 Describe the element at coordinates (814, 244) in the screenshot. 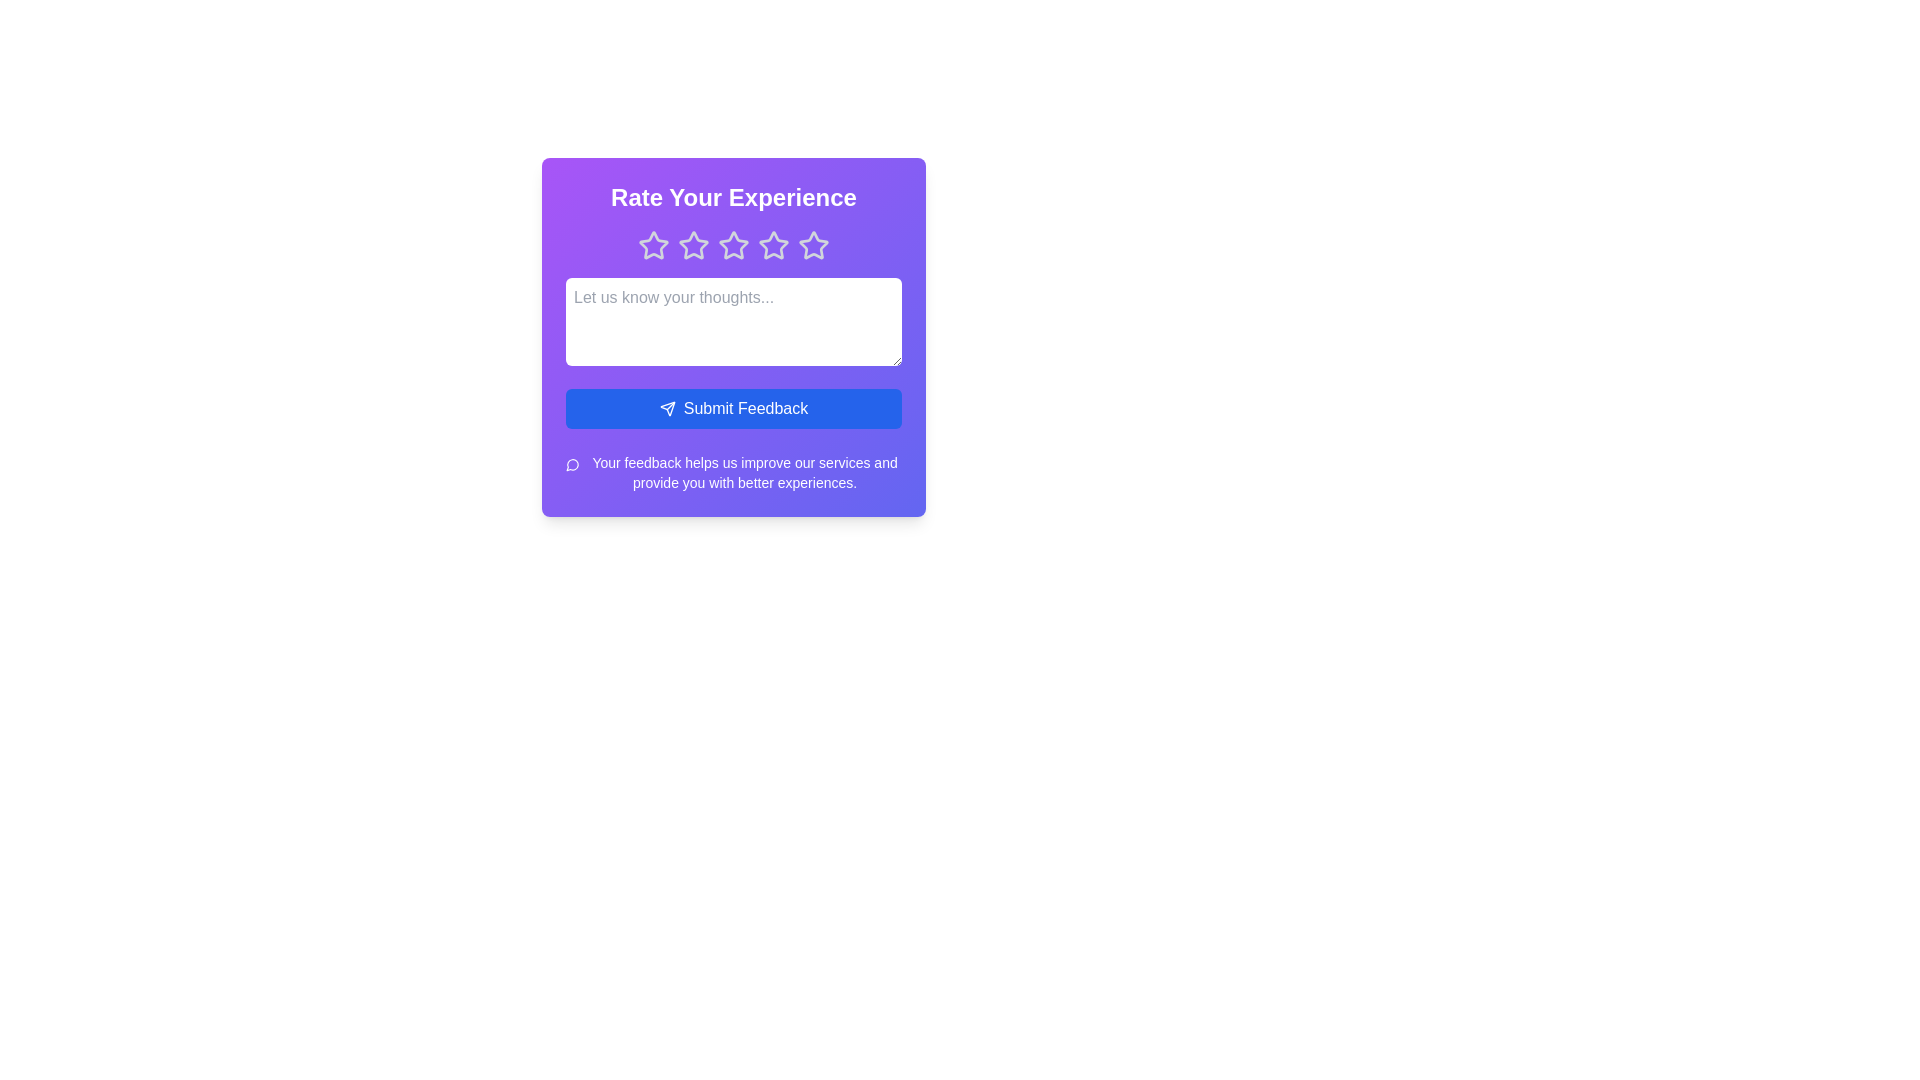

I see `the fourth star icon from the left in a sequence of five stars` at that location.